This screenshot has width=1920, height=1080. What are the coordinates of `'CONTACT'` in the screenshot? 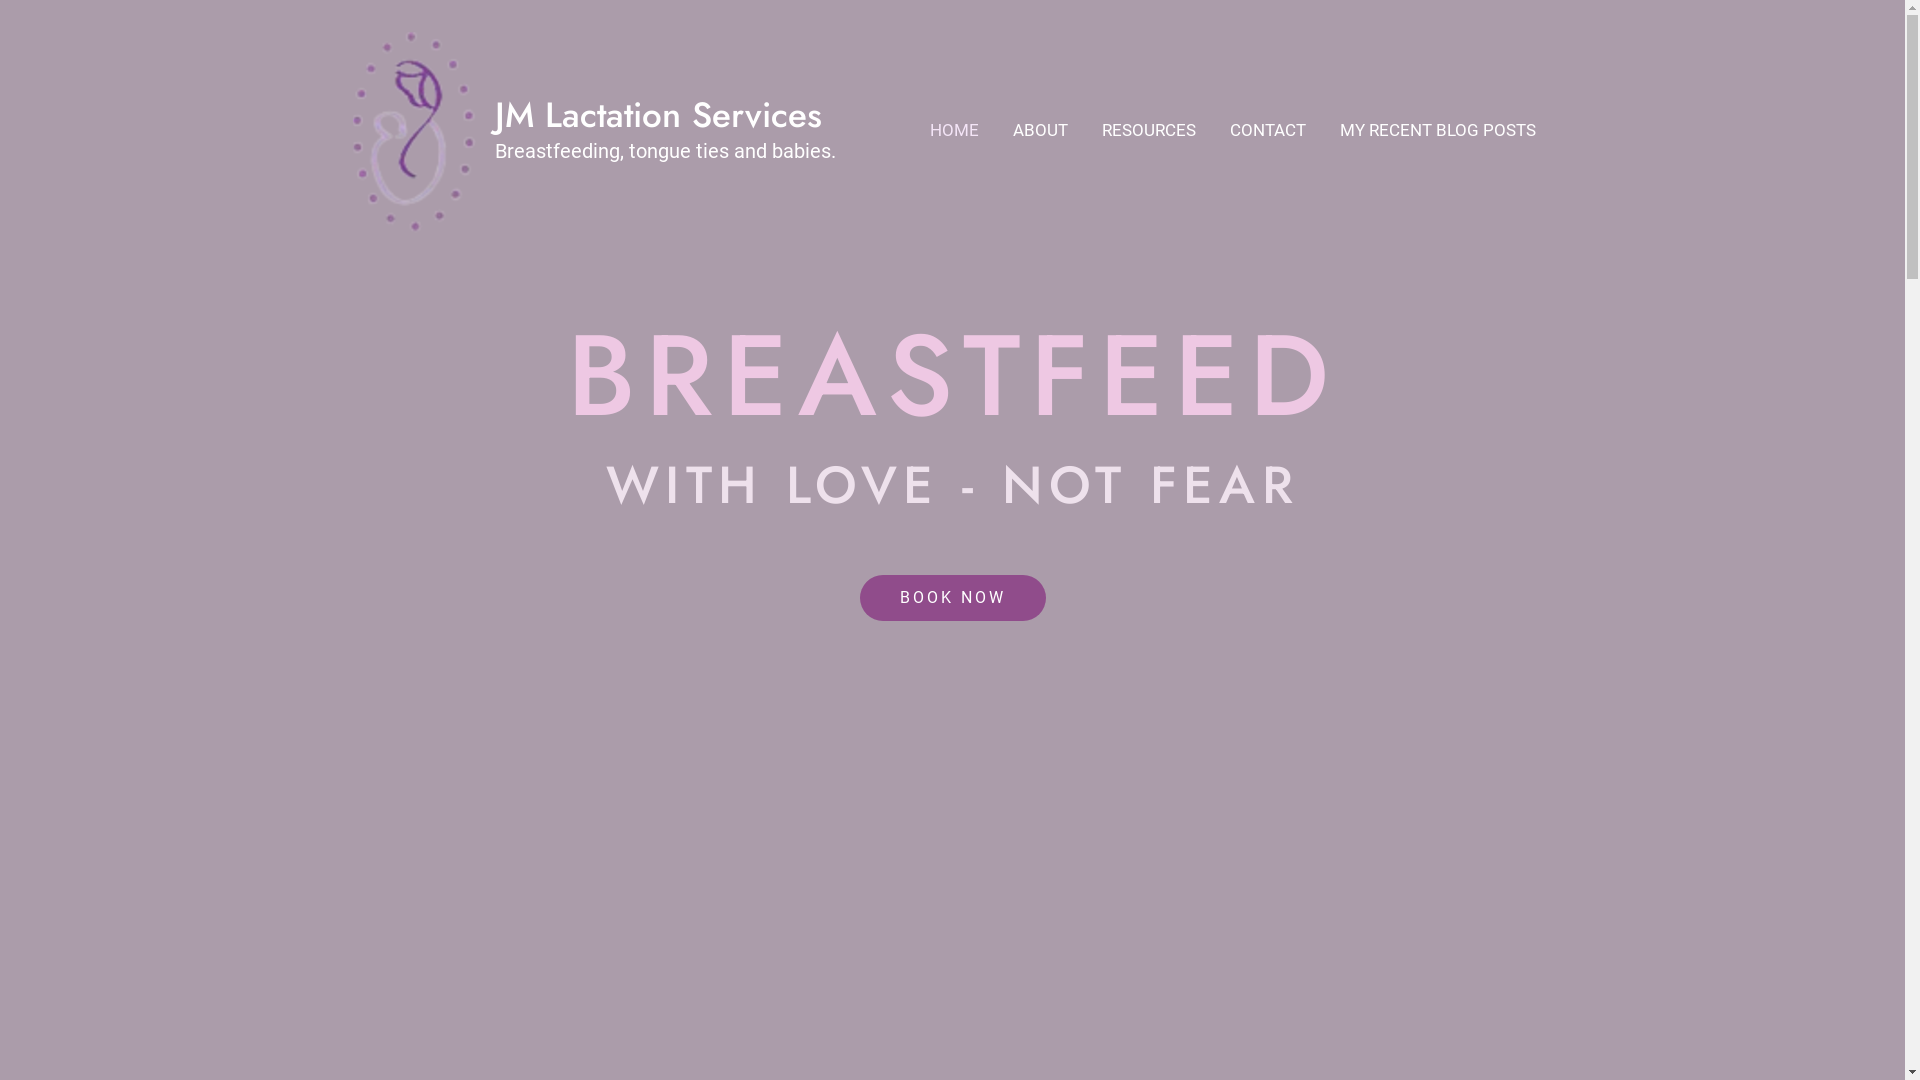 It's located at (1266, 130).